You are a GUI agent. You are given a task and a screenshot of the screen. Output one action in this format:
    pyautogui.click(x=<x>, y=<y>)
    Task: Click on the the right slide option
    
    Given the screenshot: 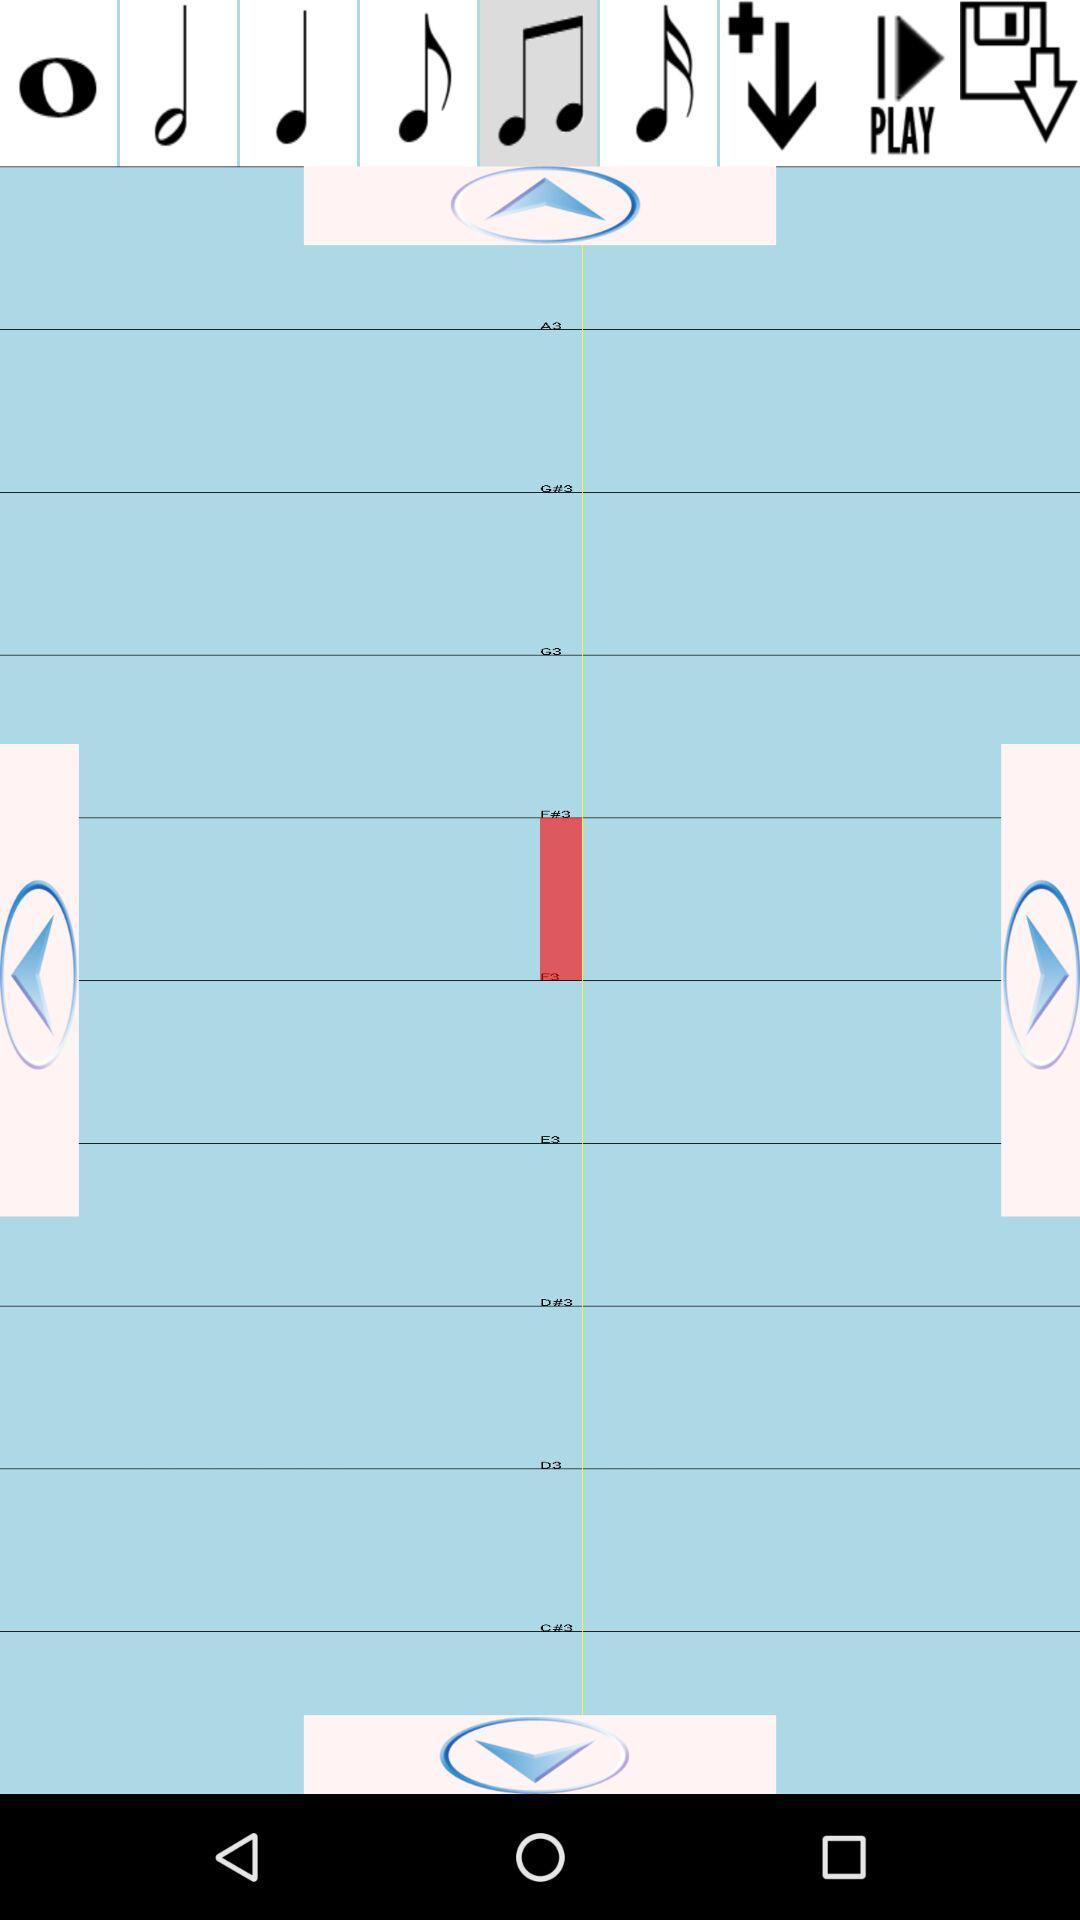 What is the action you would take?
    pyautogui.click(x=1039, y=980)
    